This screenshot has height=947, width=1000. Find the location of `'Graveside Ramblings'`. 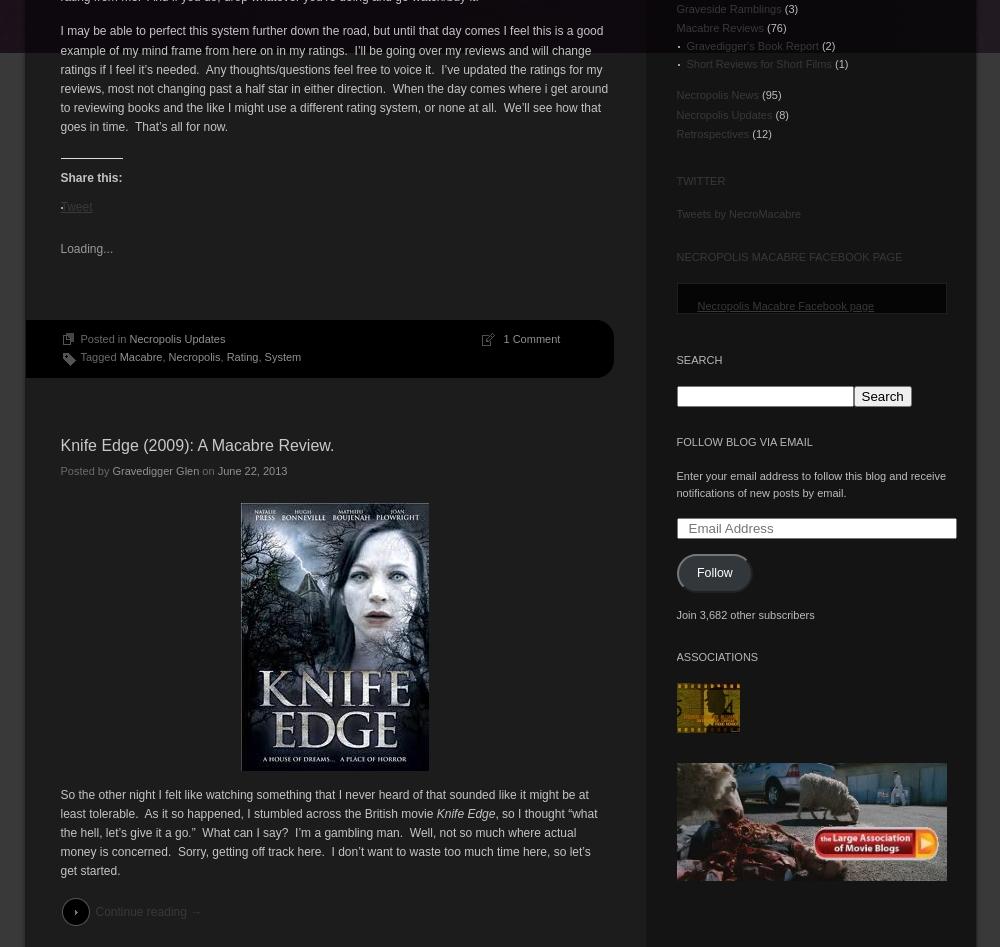

'Graveside Ramblings' is located at coordinates (727, 8).